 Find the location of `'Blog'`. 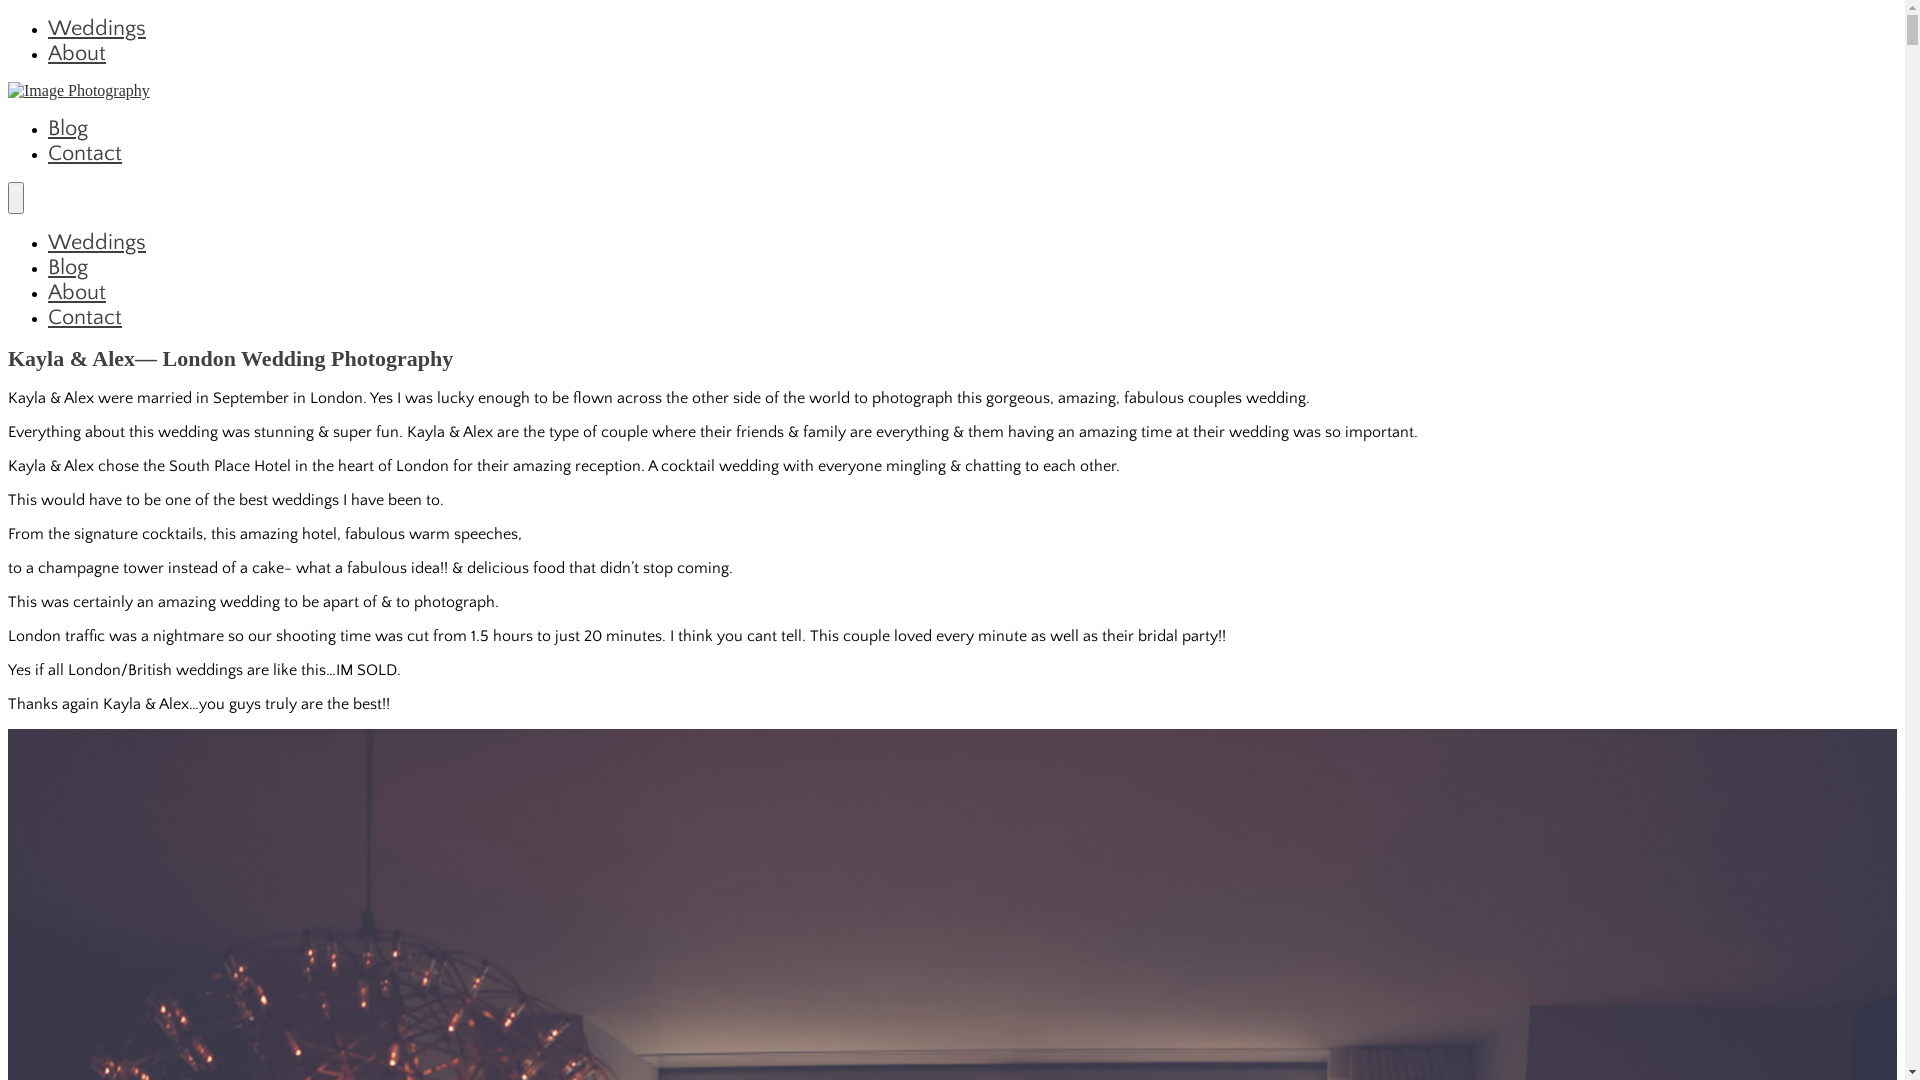

'Blog' is located at coordinates (48, 128).